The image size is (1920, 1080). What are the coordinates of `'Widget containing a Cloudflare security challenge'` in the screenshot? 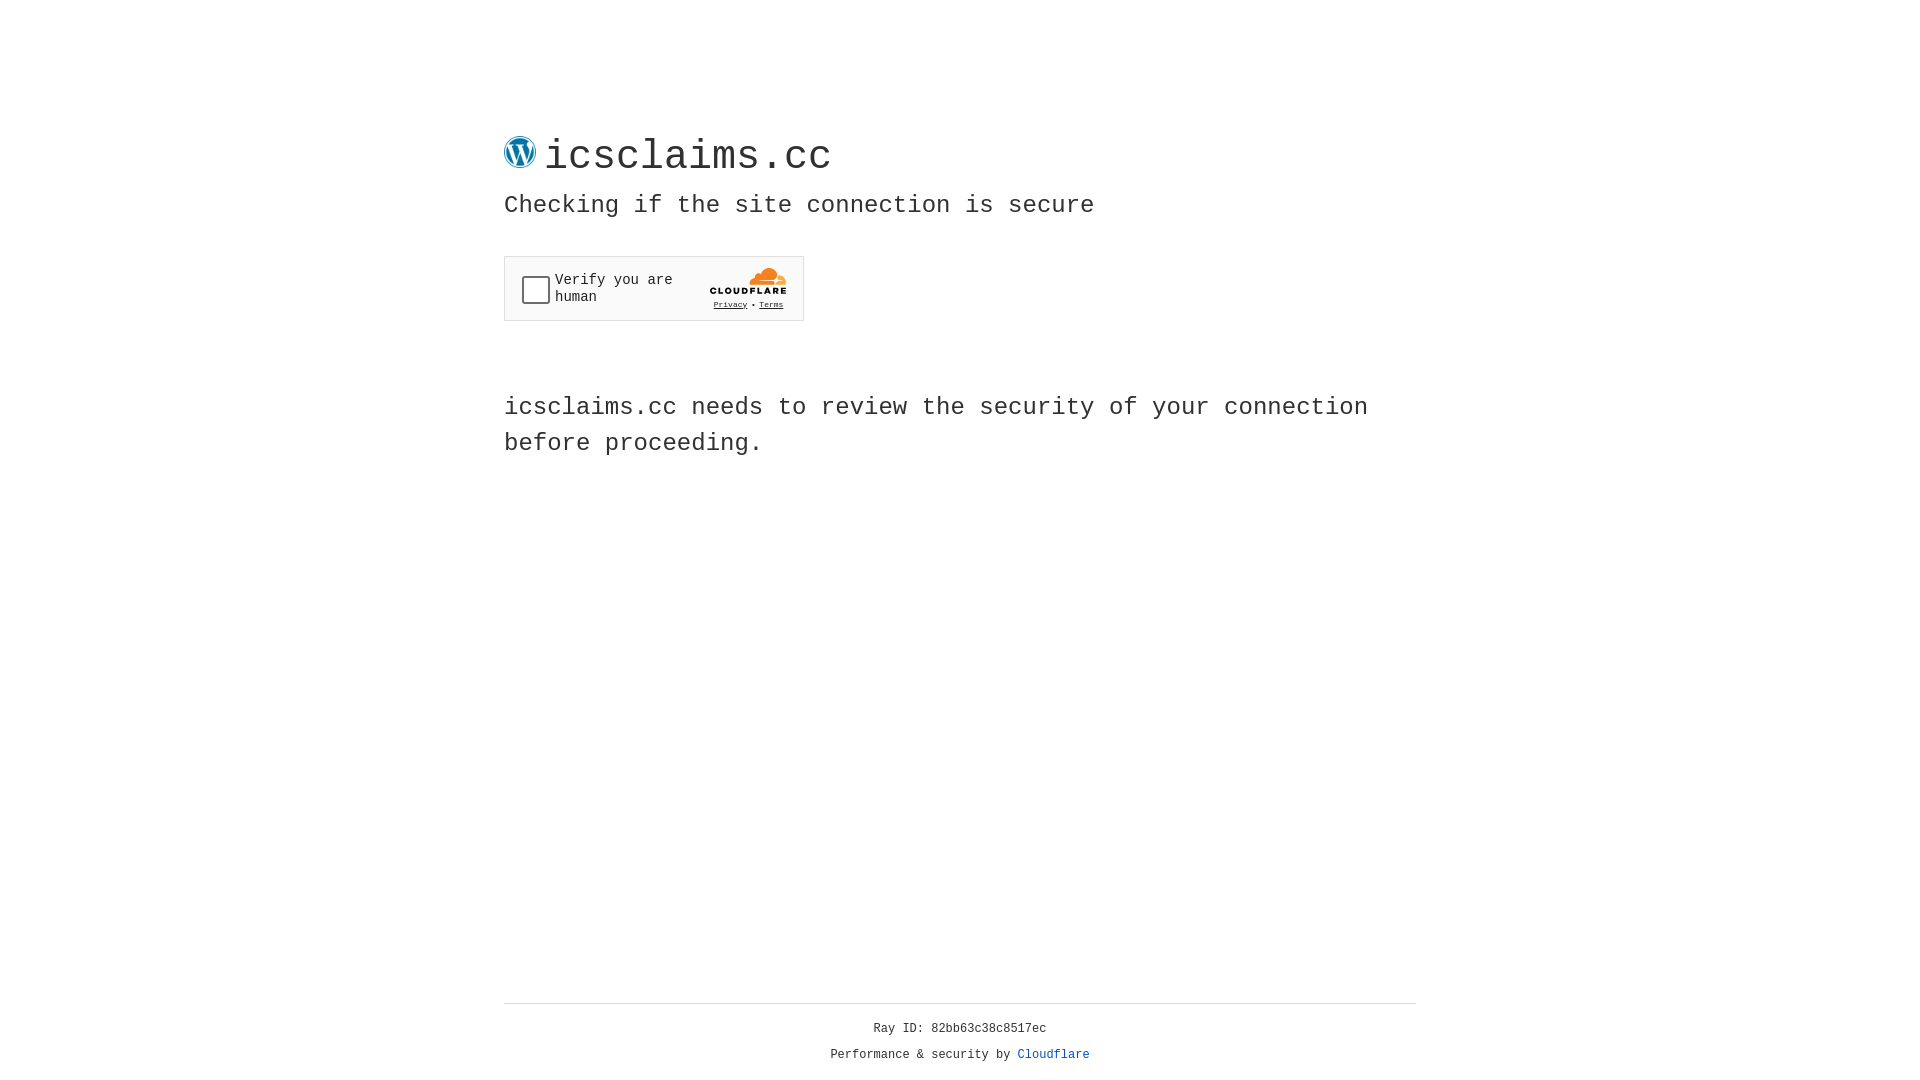 It's located at (653, 288).